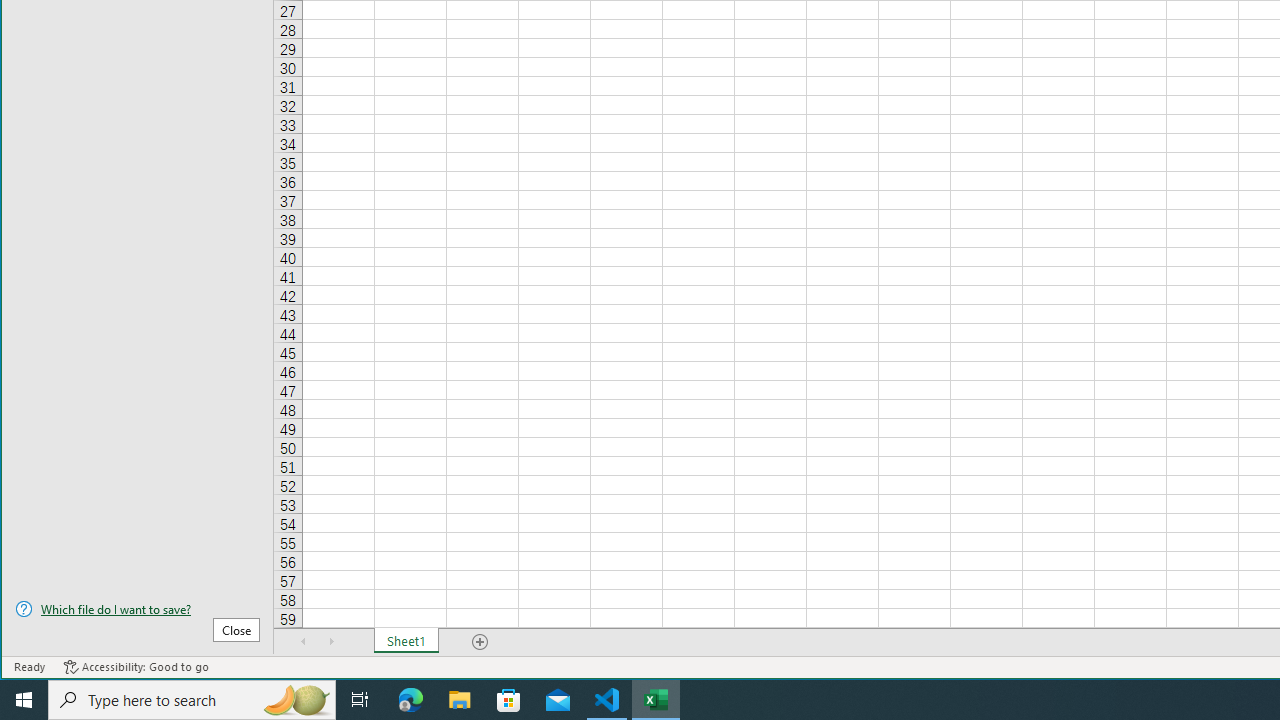 This screenshot has width=1280, height=720. I want to click on 'Add Sheet', so click(481, 641).